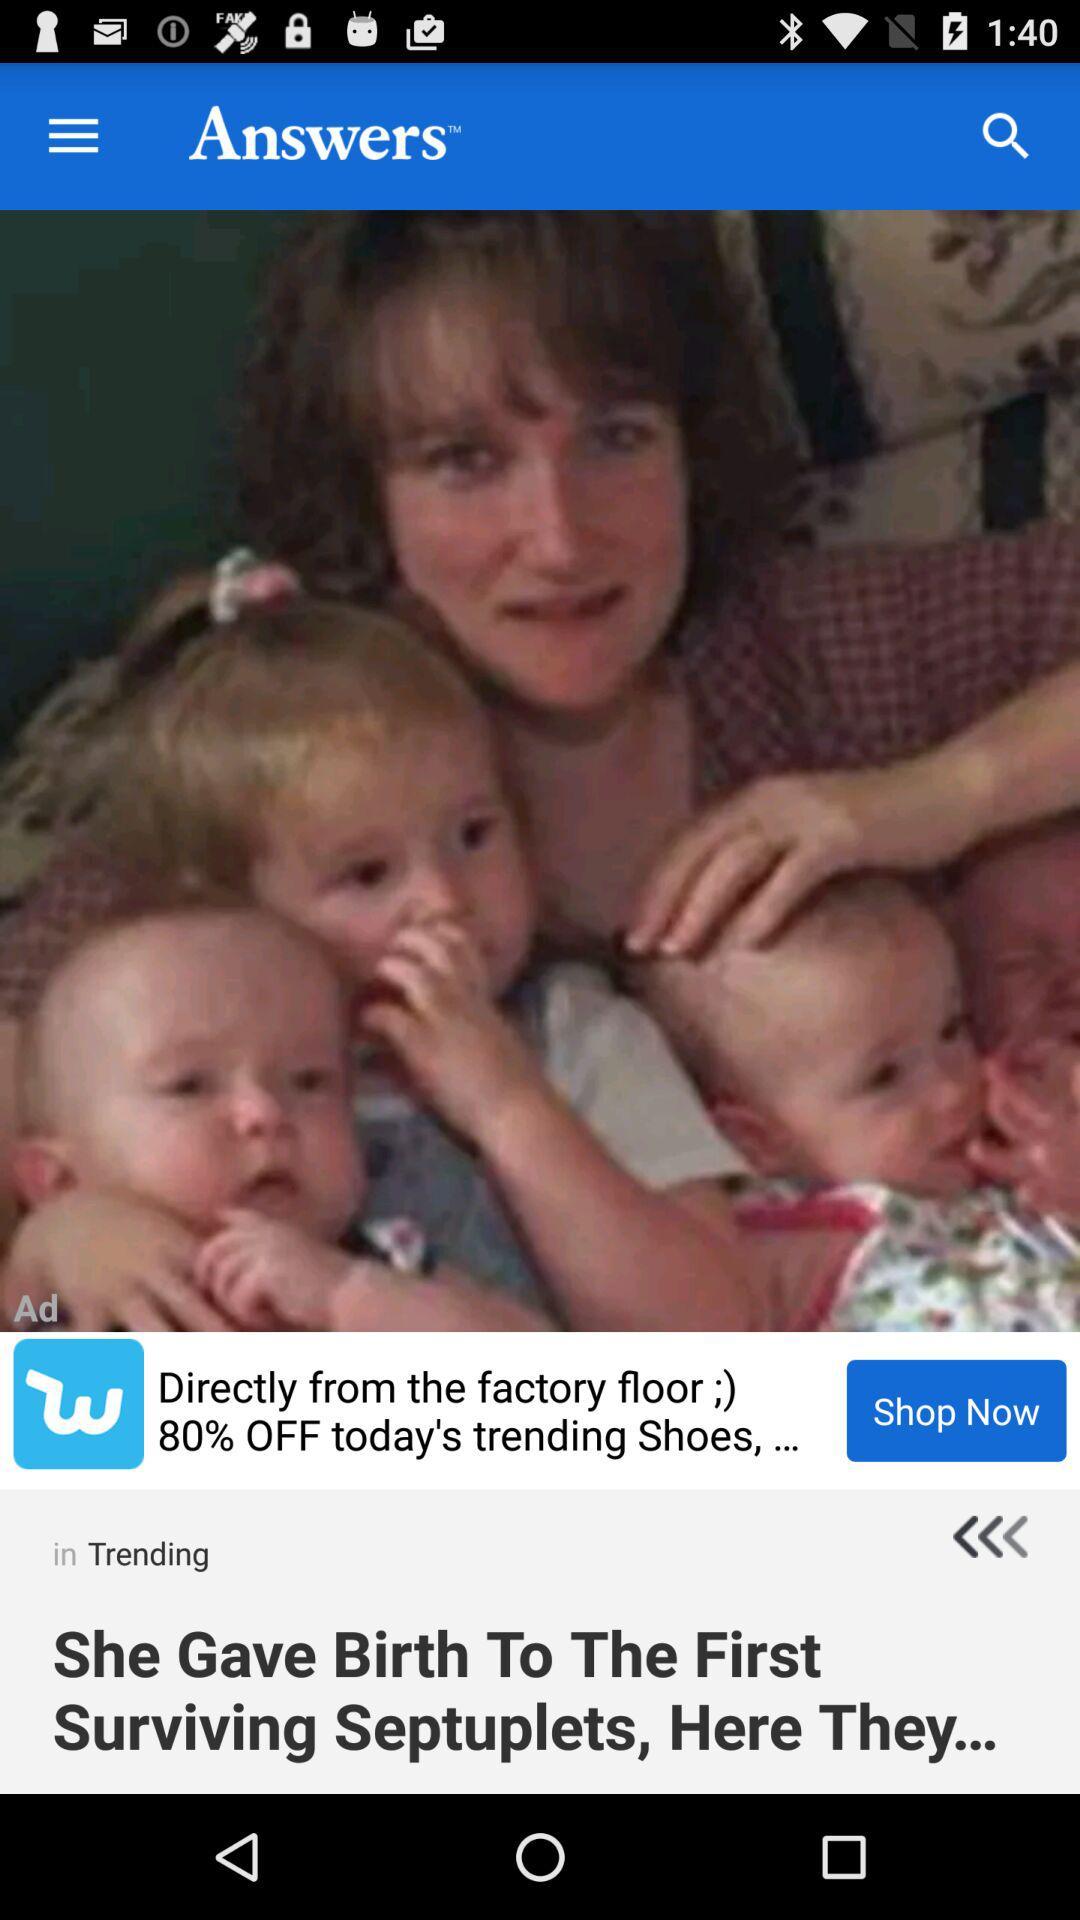 The image size is (1080, 1920). Describe the element at coordinates (1006, 145) in the screenshot. I see `the search icon` at that location.